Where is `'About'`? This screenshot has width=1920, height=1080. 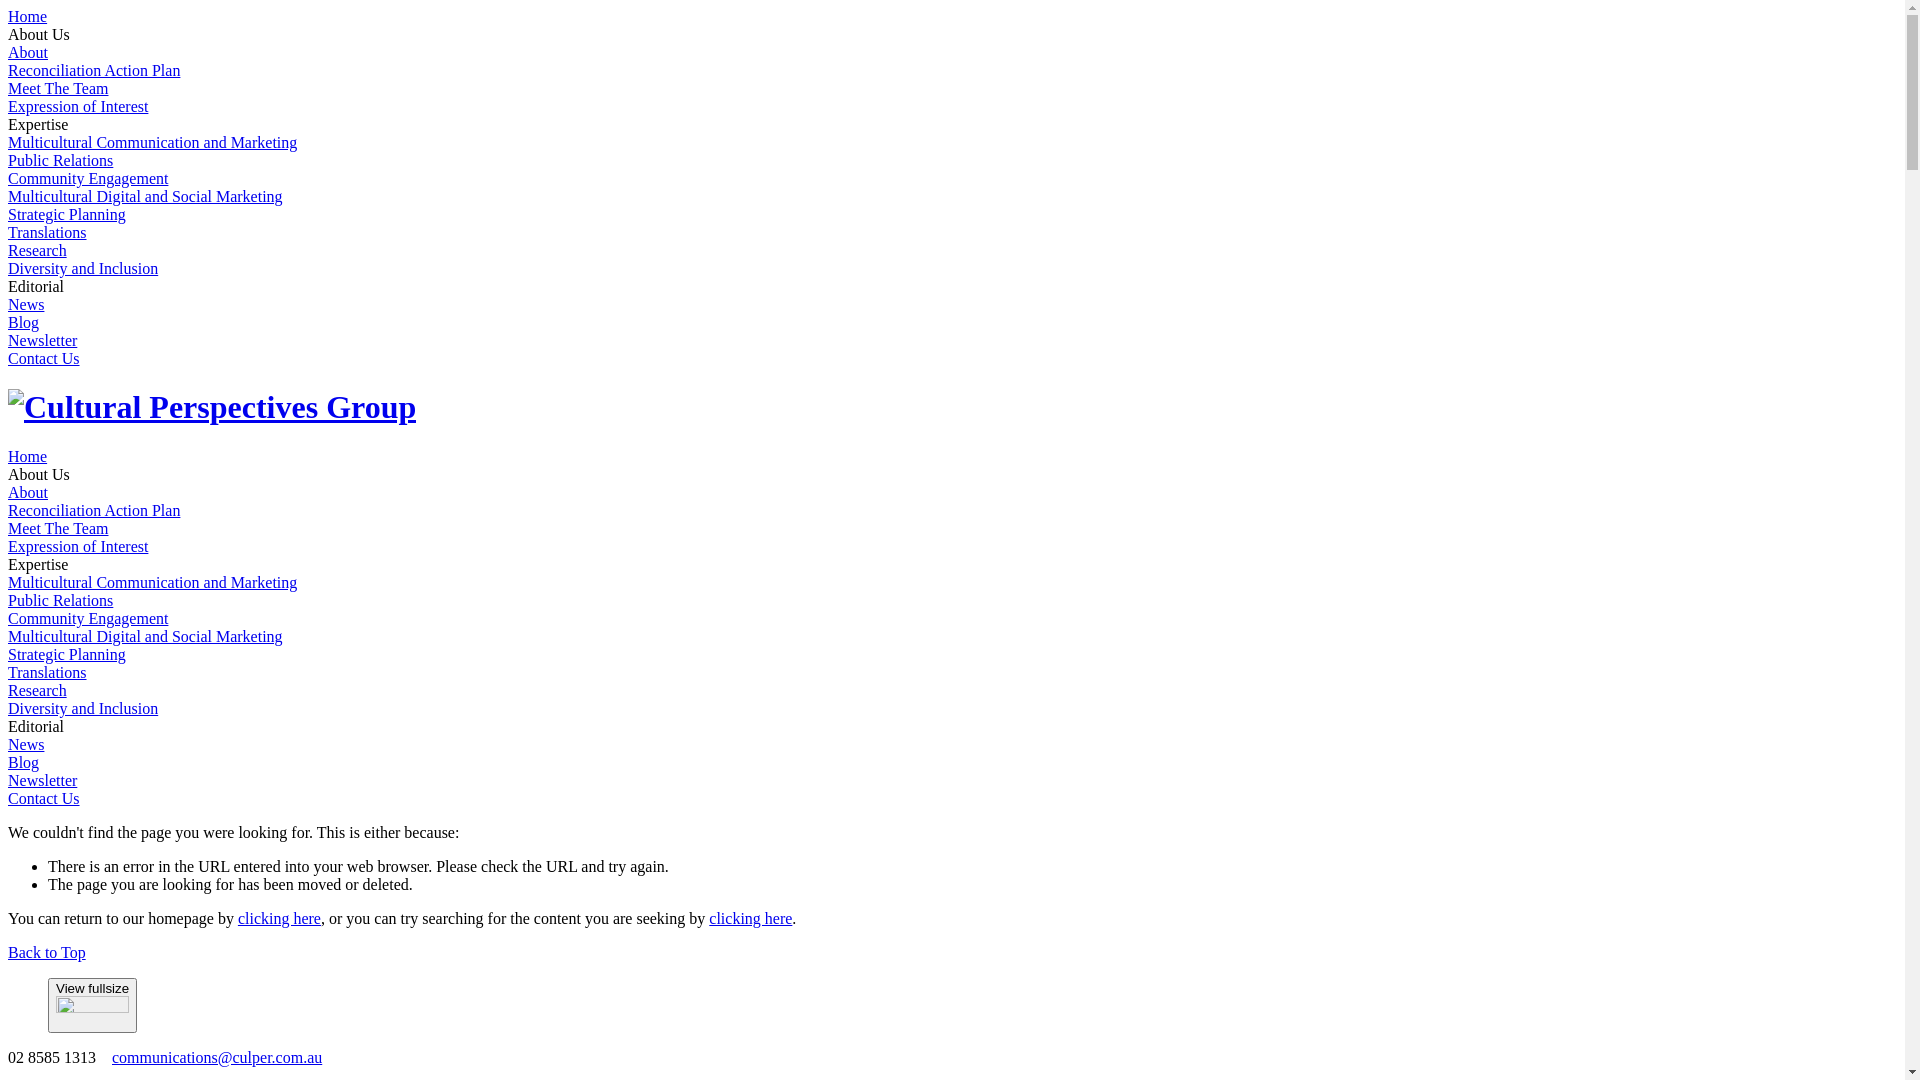
'About' is located at coordinates (28, 51).